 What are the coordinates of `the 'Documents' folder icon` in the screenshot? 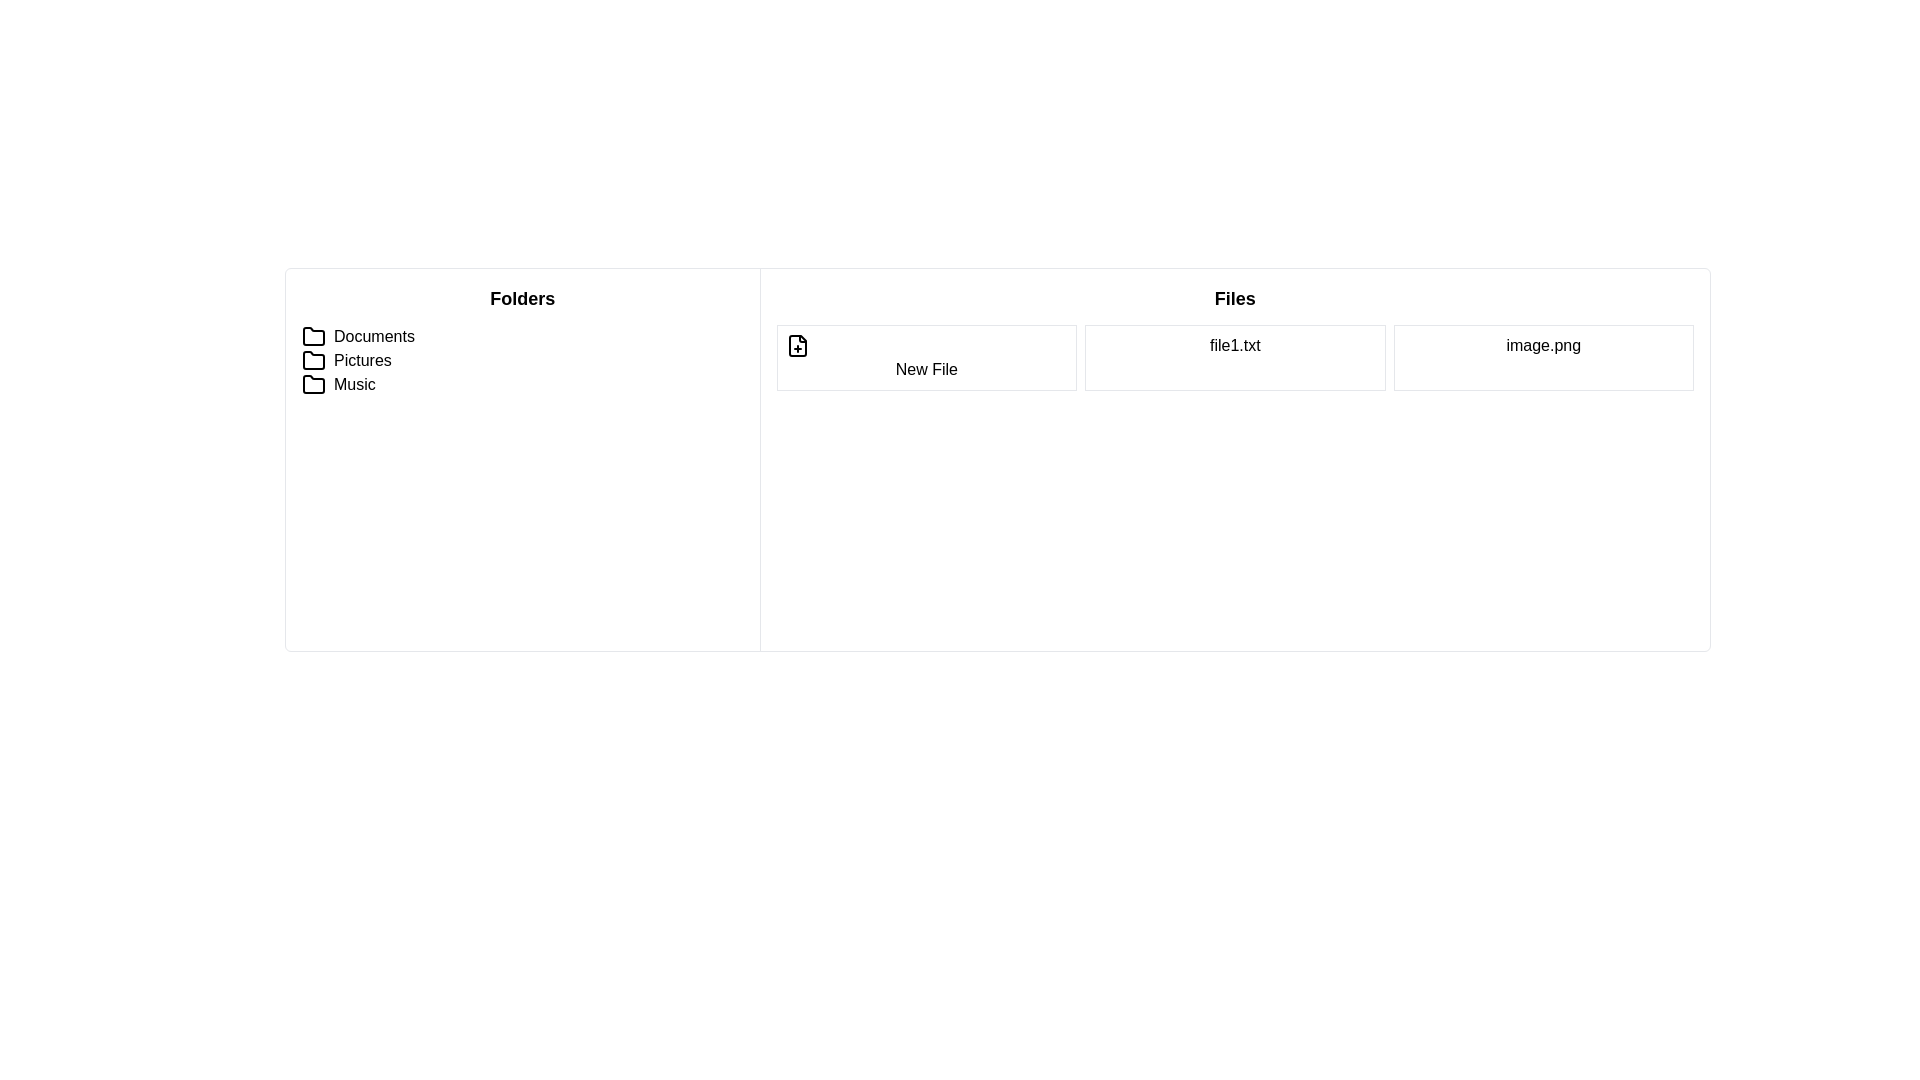 It's located at (312, 335).